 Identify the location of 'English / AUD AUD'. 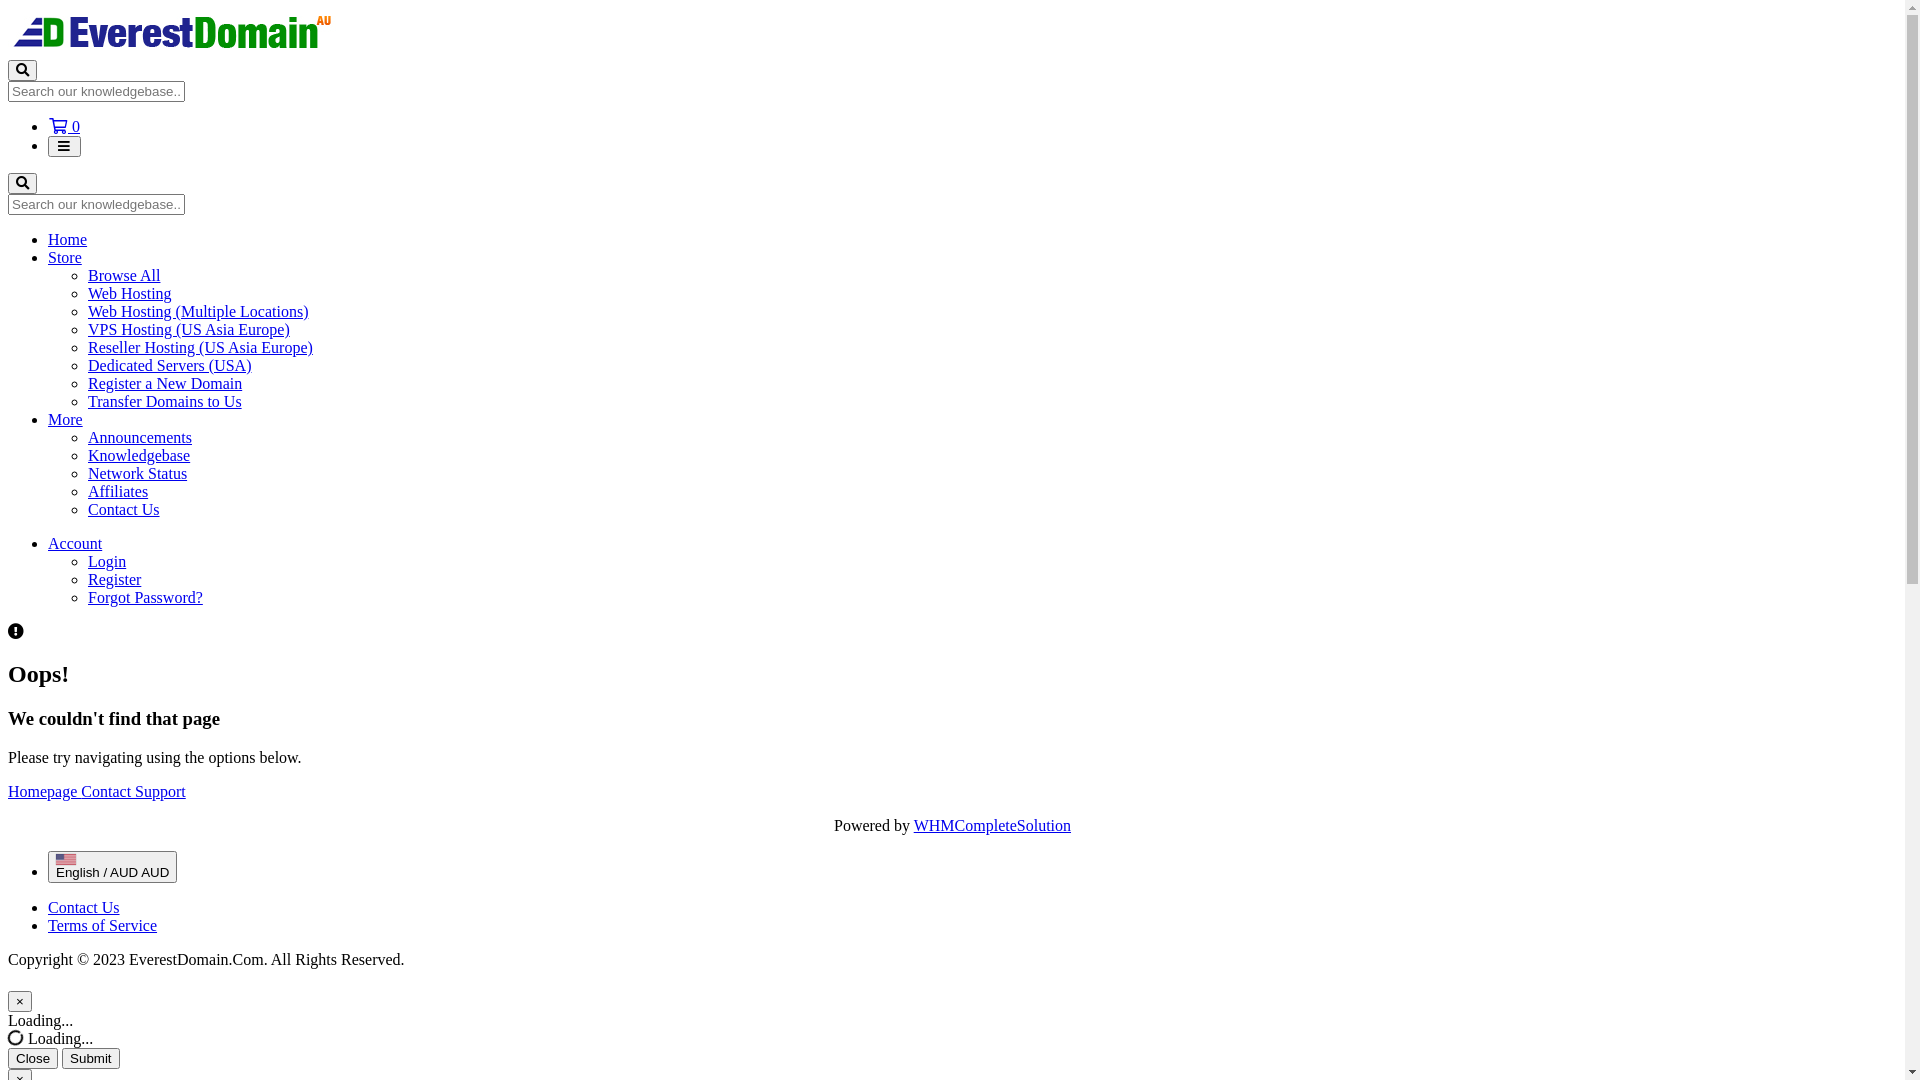
(111, 866).